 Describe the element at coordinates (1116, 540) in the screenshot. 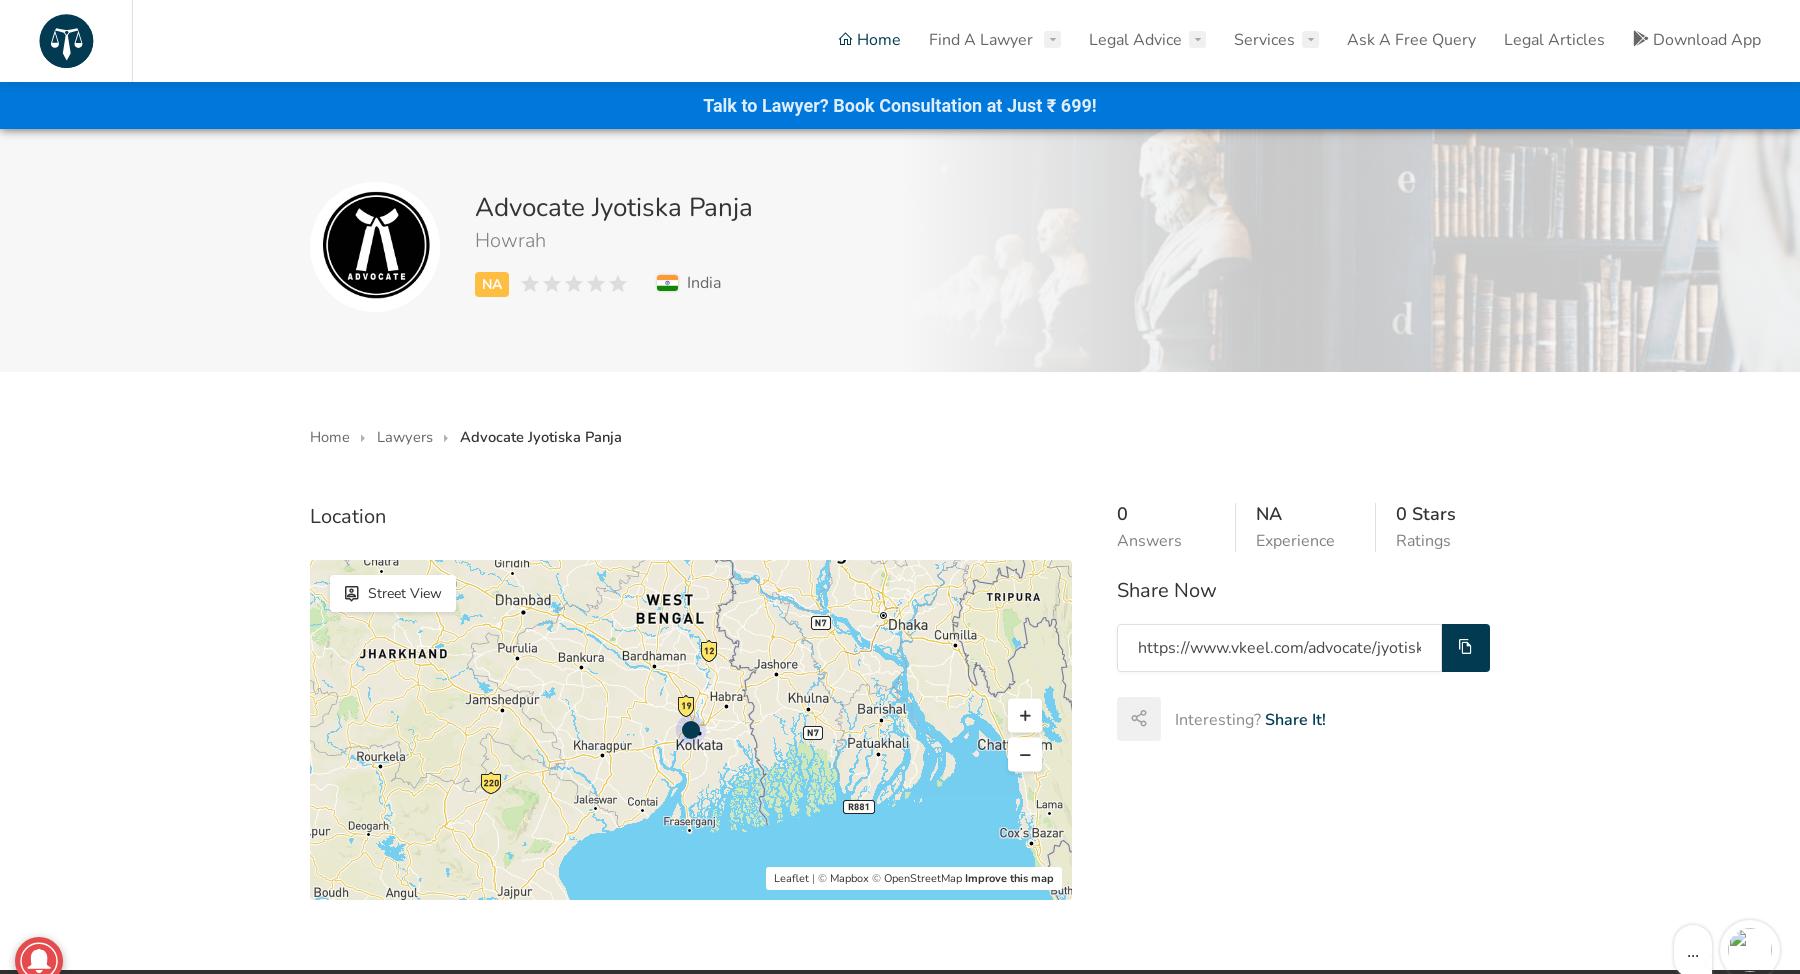

I see `'Answers'` at that location.